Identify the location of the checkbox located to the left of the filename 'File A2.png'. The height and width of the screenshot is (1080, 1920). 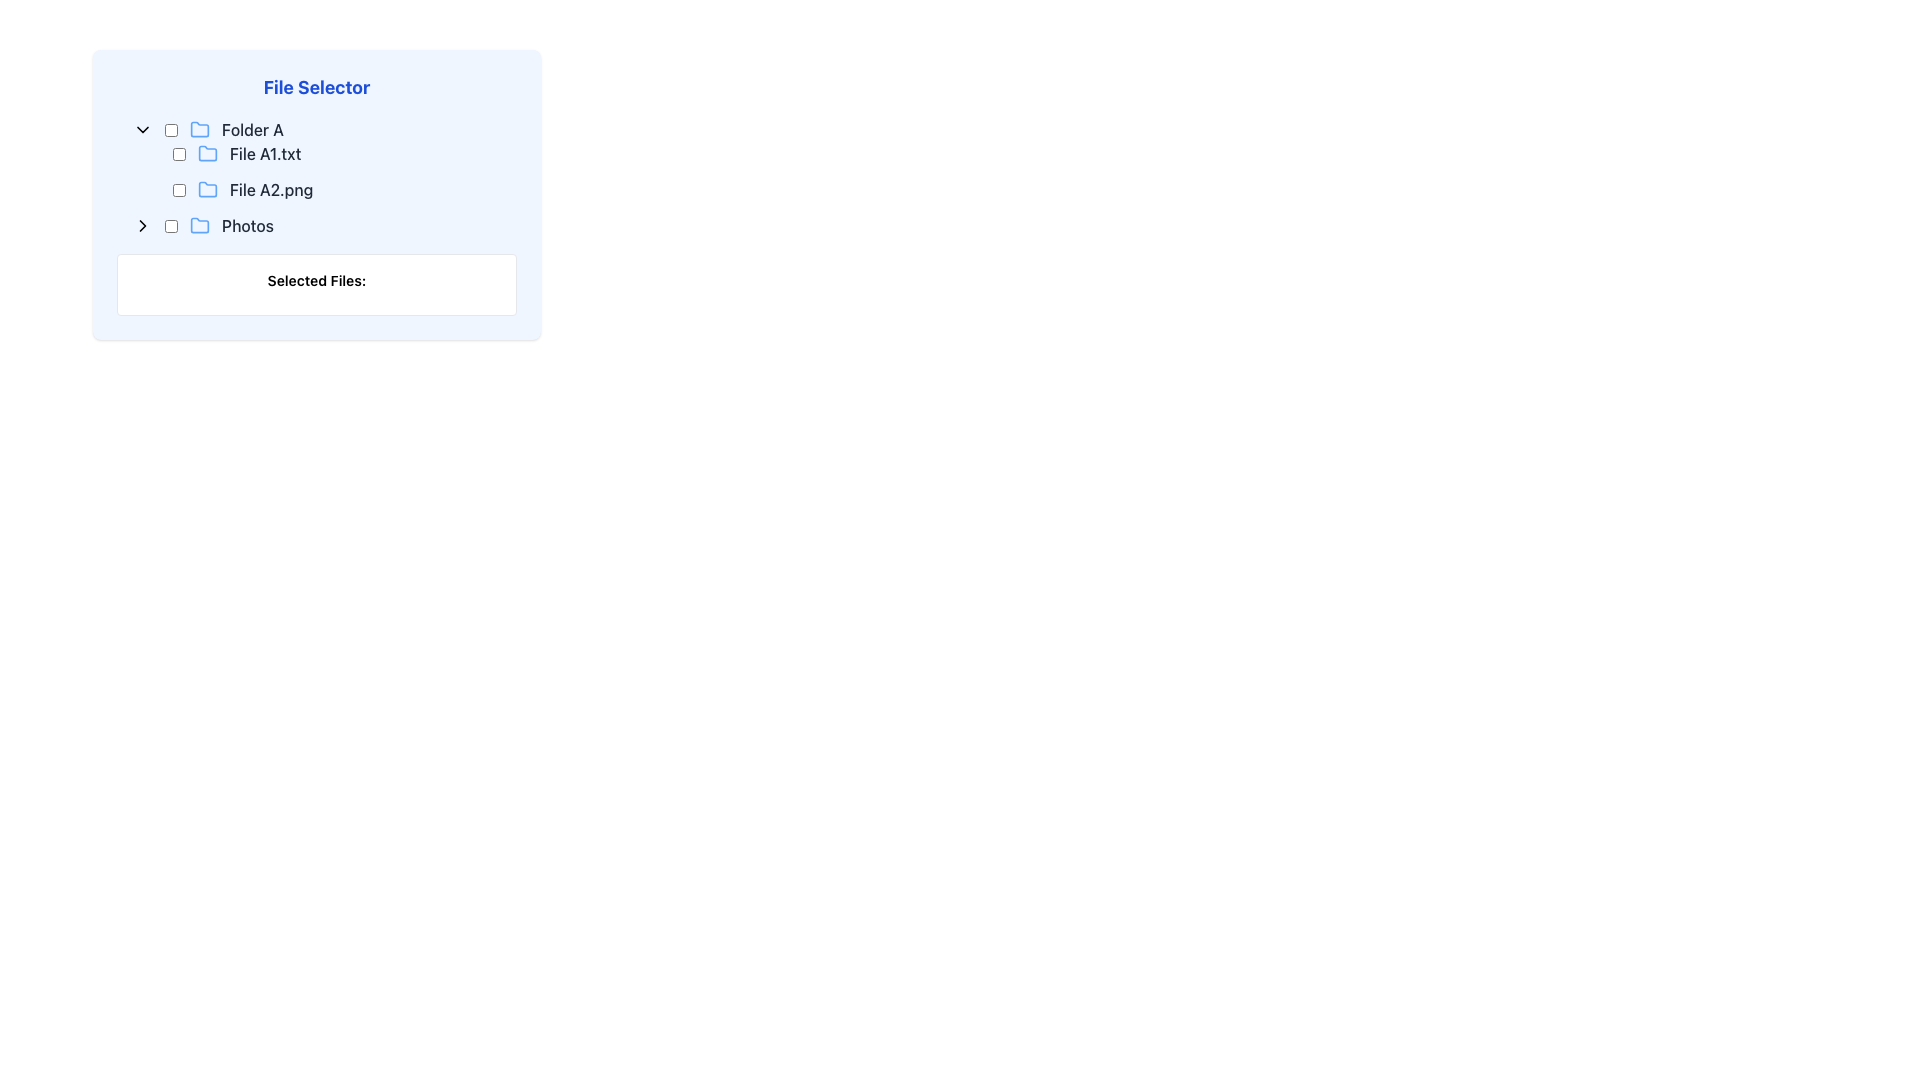
(179, 189).